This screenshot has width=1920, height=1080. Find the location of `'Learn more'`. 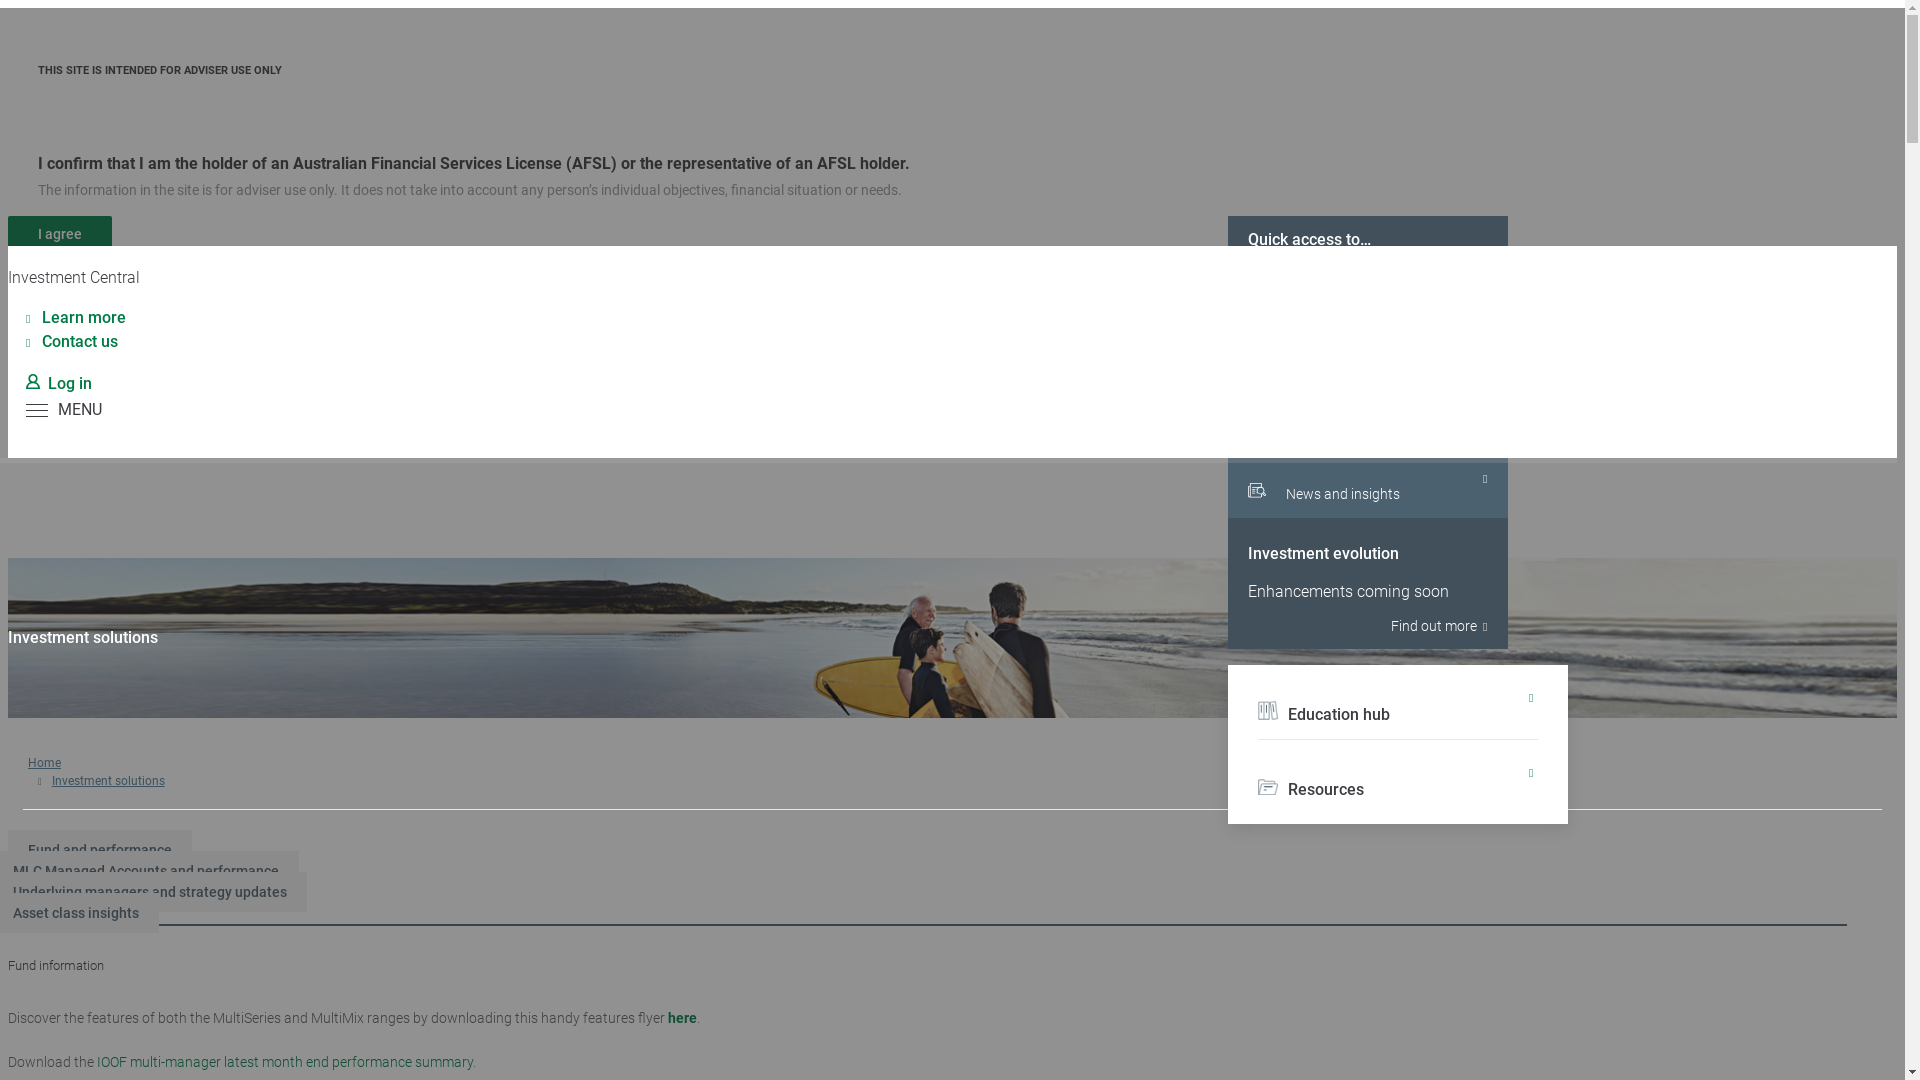

'Learn more' is located at coordinates (76, 316).